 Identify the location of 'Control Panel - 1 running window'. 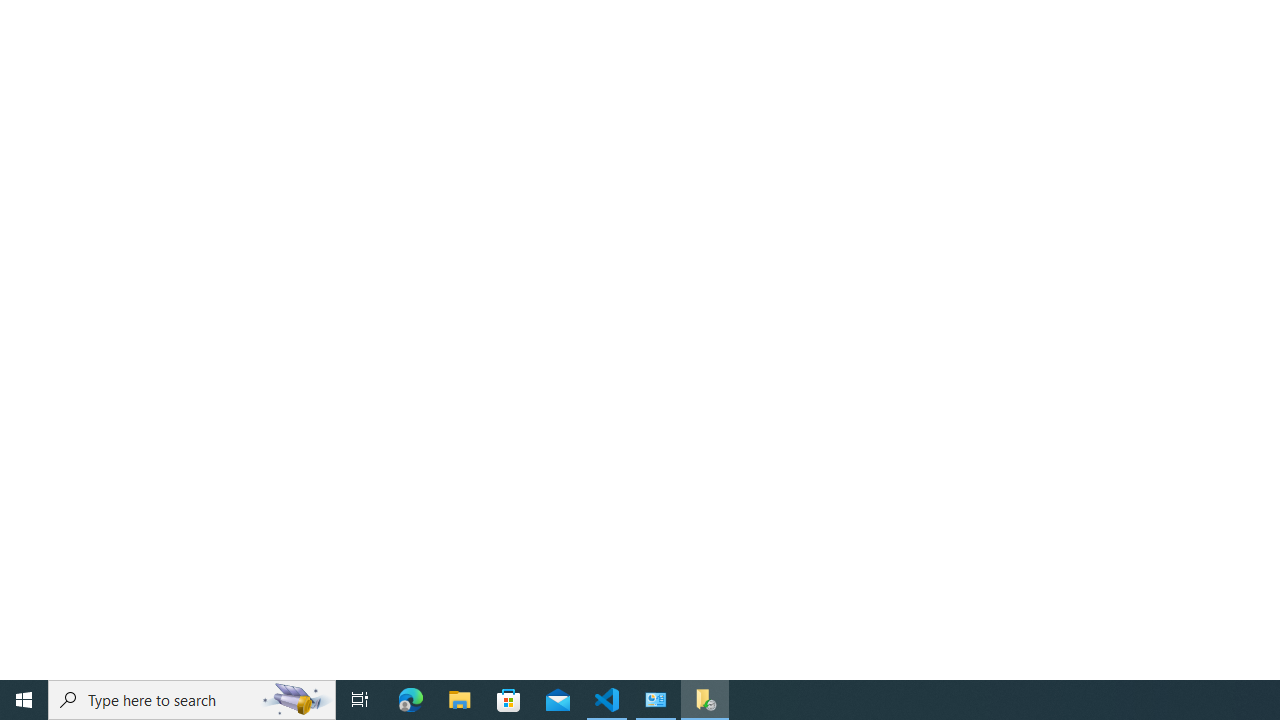
(656, 698).